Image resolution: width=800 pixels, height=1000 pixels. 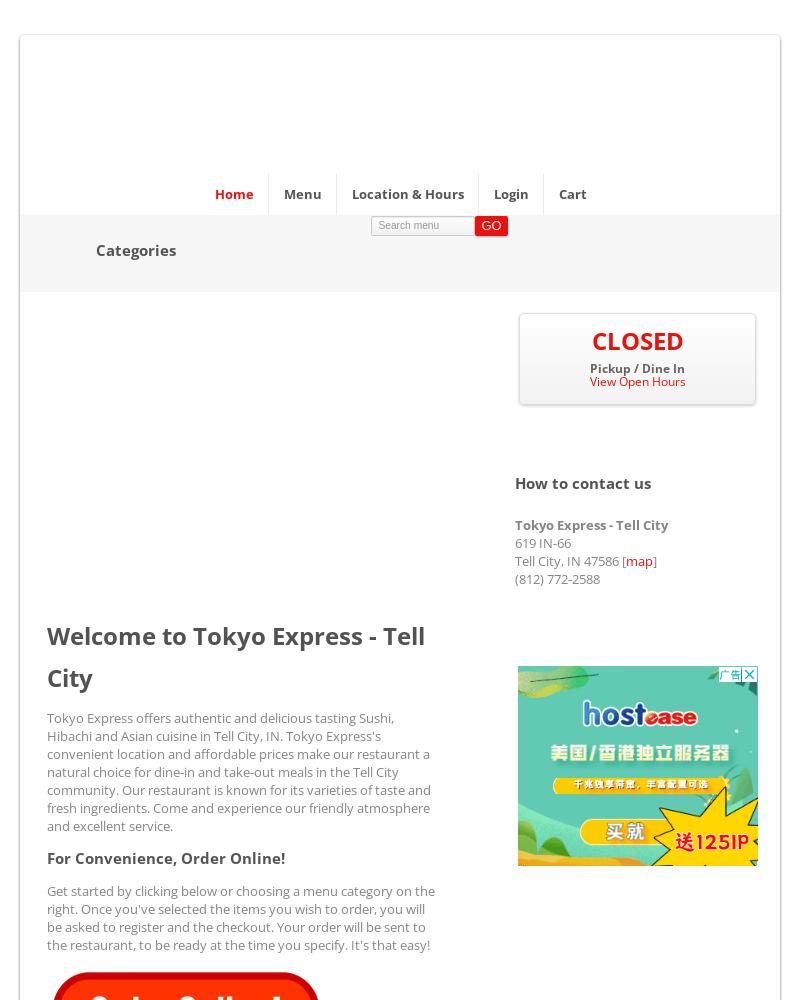 What do you see at coordinates (45, 917) in the screenshot?
I see `'Get started by clicking below or choosing a menu category on the right. Once you've selected the items you wish to order, you will be asked to register and the checkout. Your order will be sent to the restaurant, to be ready at the time you specify. It's that easy!'` at bounding box center [45, 917].